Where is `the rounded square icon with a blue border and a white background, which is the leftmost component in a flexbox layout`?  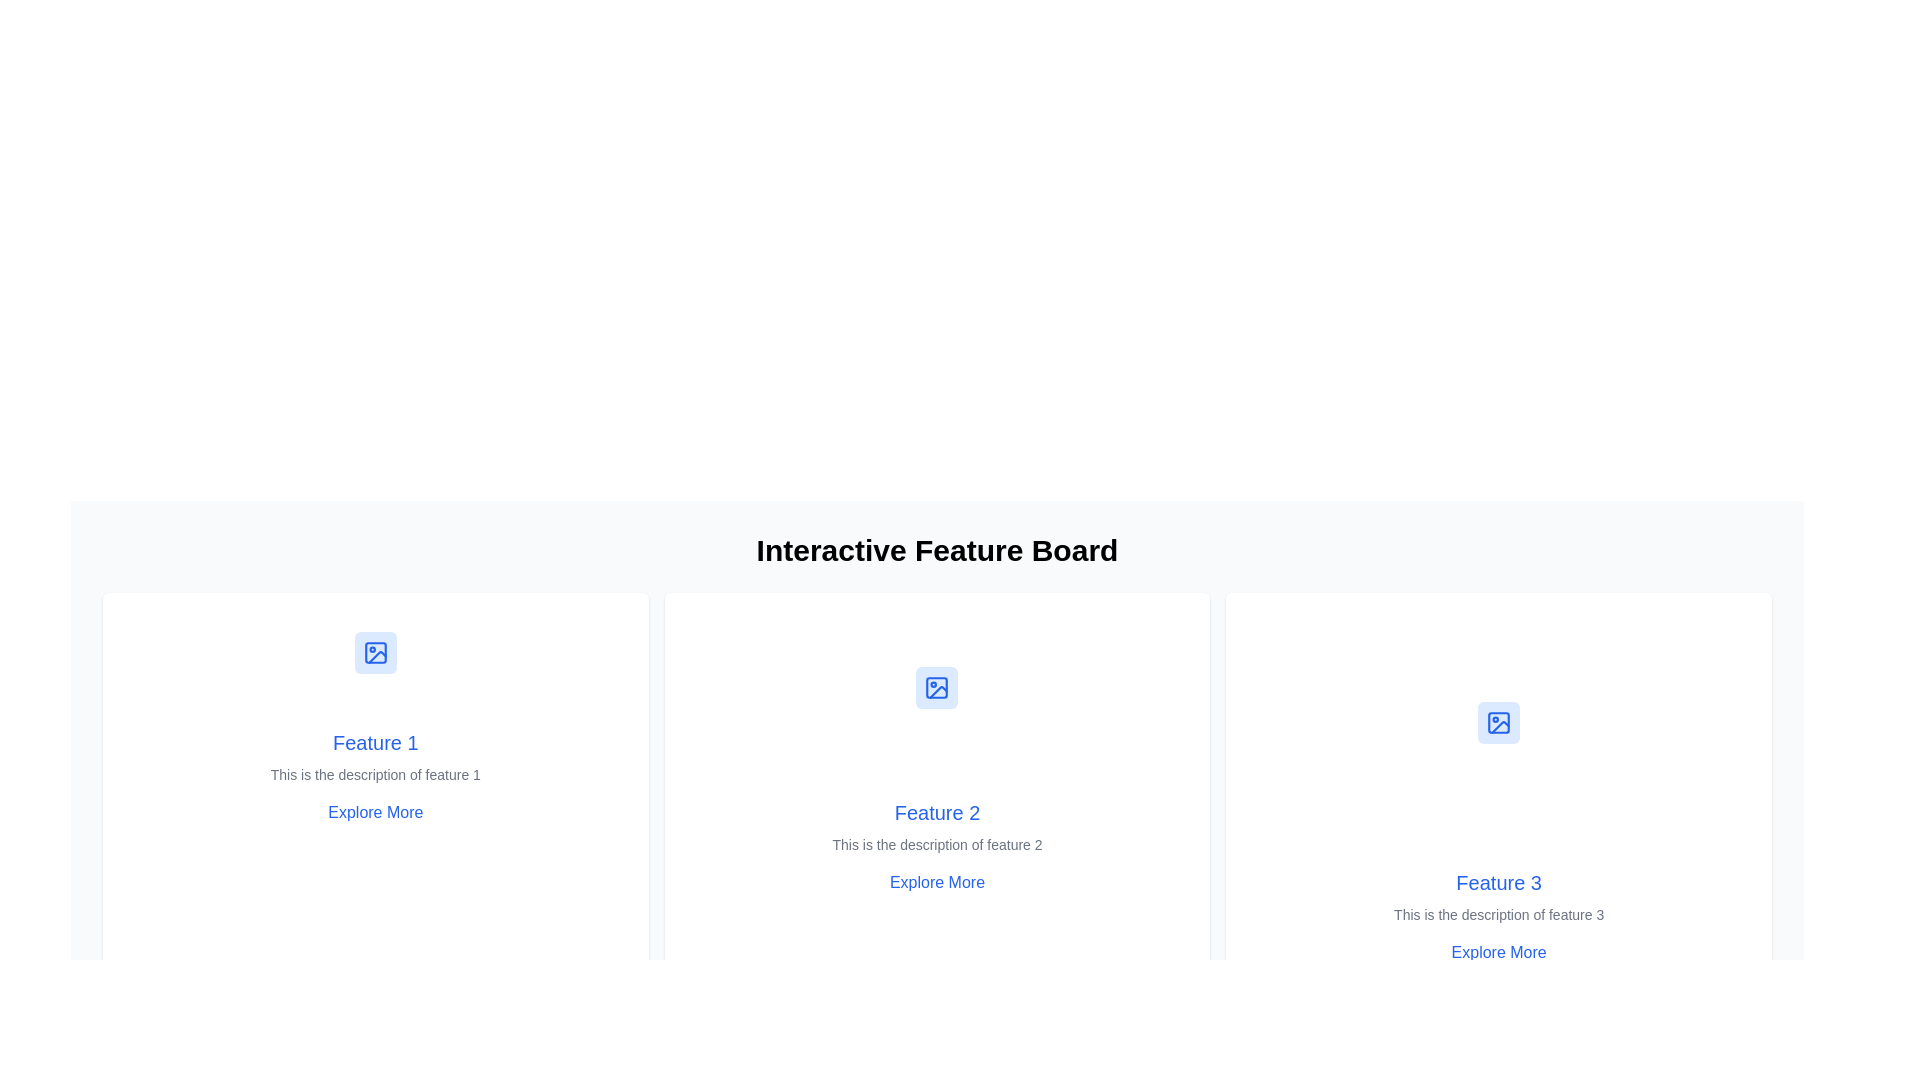 the rounded square icon with a blue border and a white background, which is the leftmost component in a flexbox layout is located at coordinates (1499, 722).